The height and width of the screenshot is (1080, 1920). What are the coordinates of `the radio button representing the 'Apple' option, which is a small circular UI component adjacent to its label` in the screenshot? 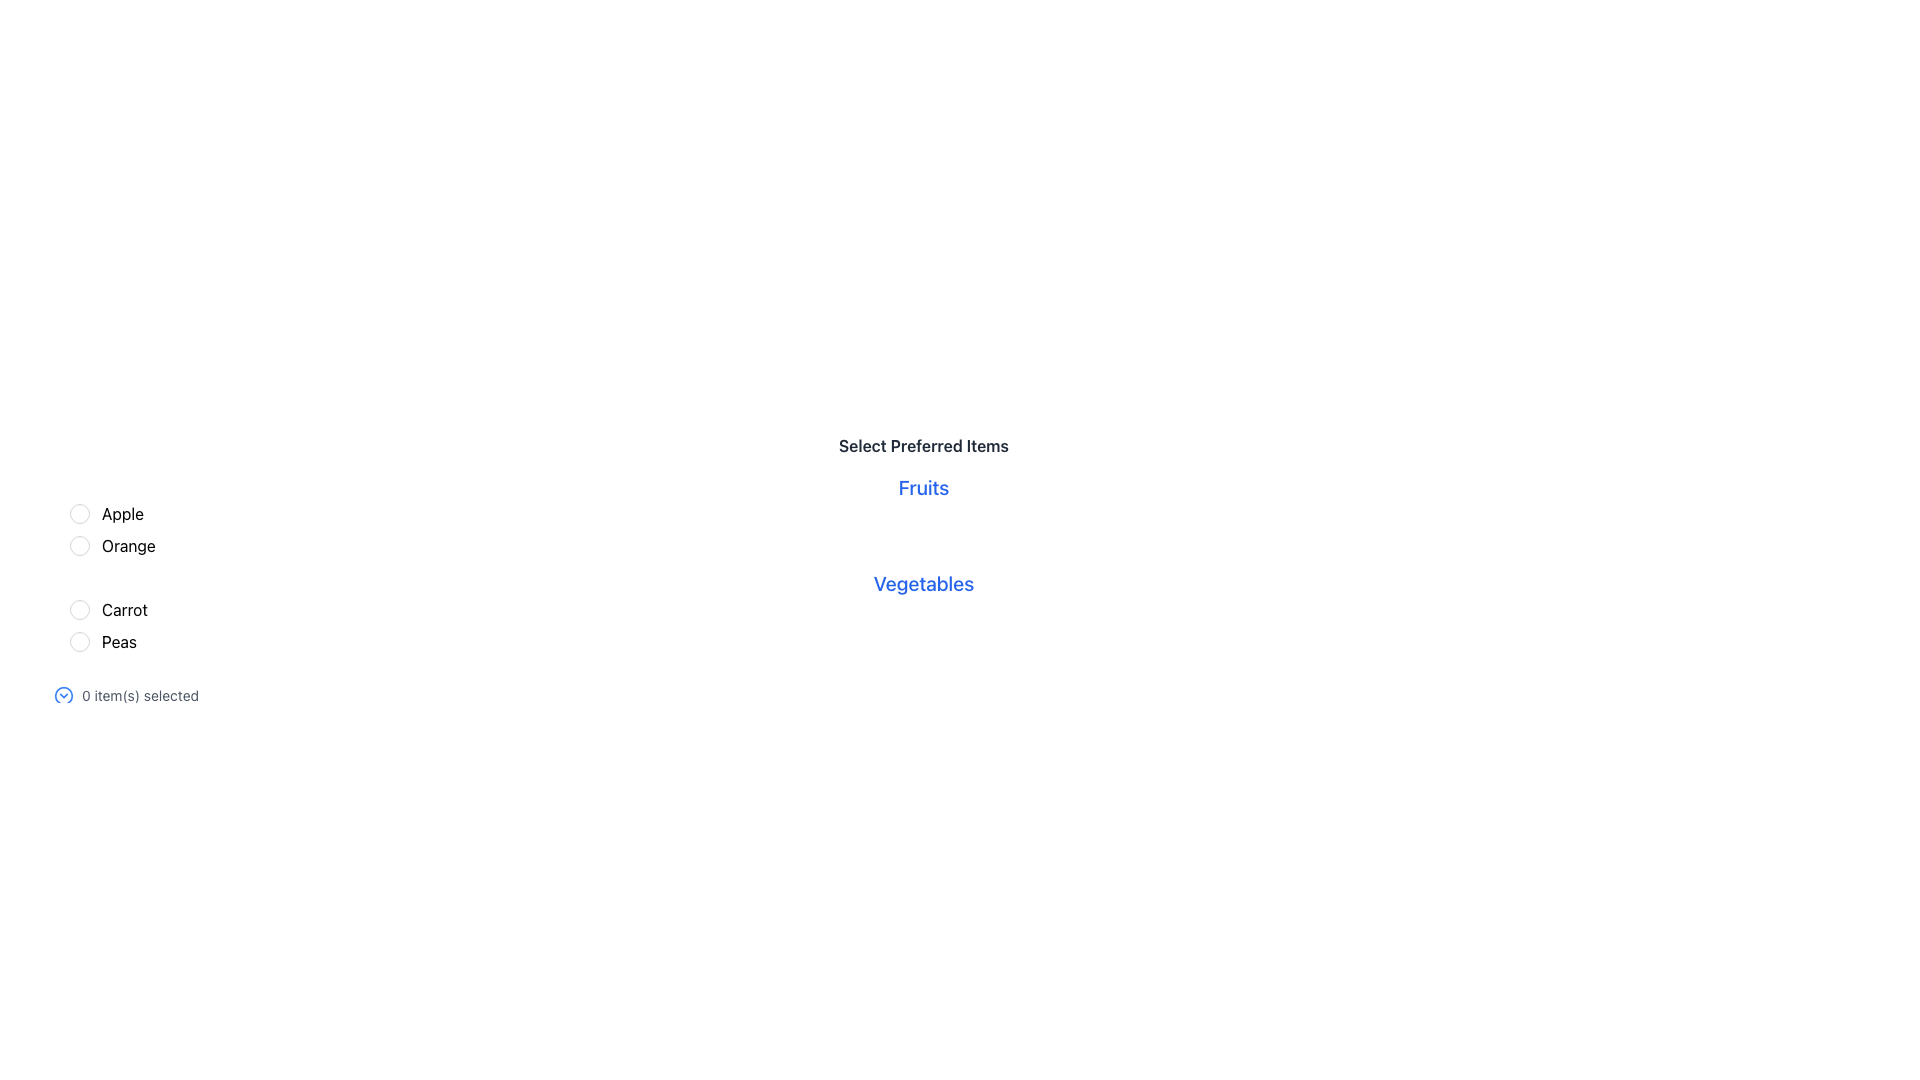 It's located at (80, 512).